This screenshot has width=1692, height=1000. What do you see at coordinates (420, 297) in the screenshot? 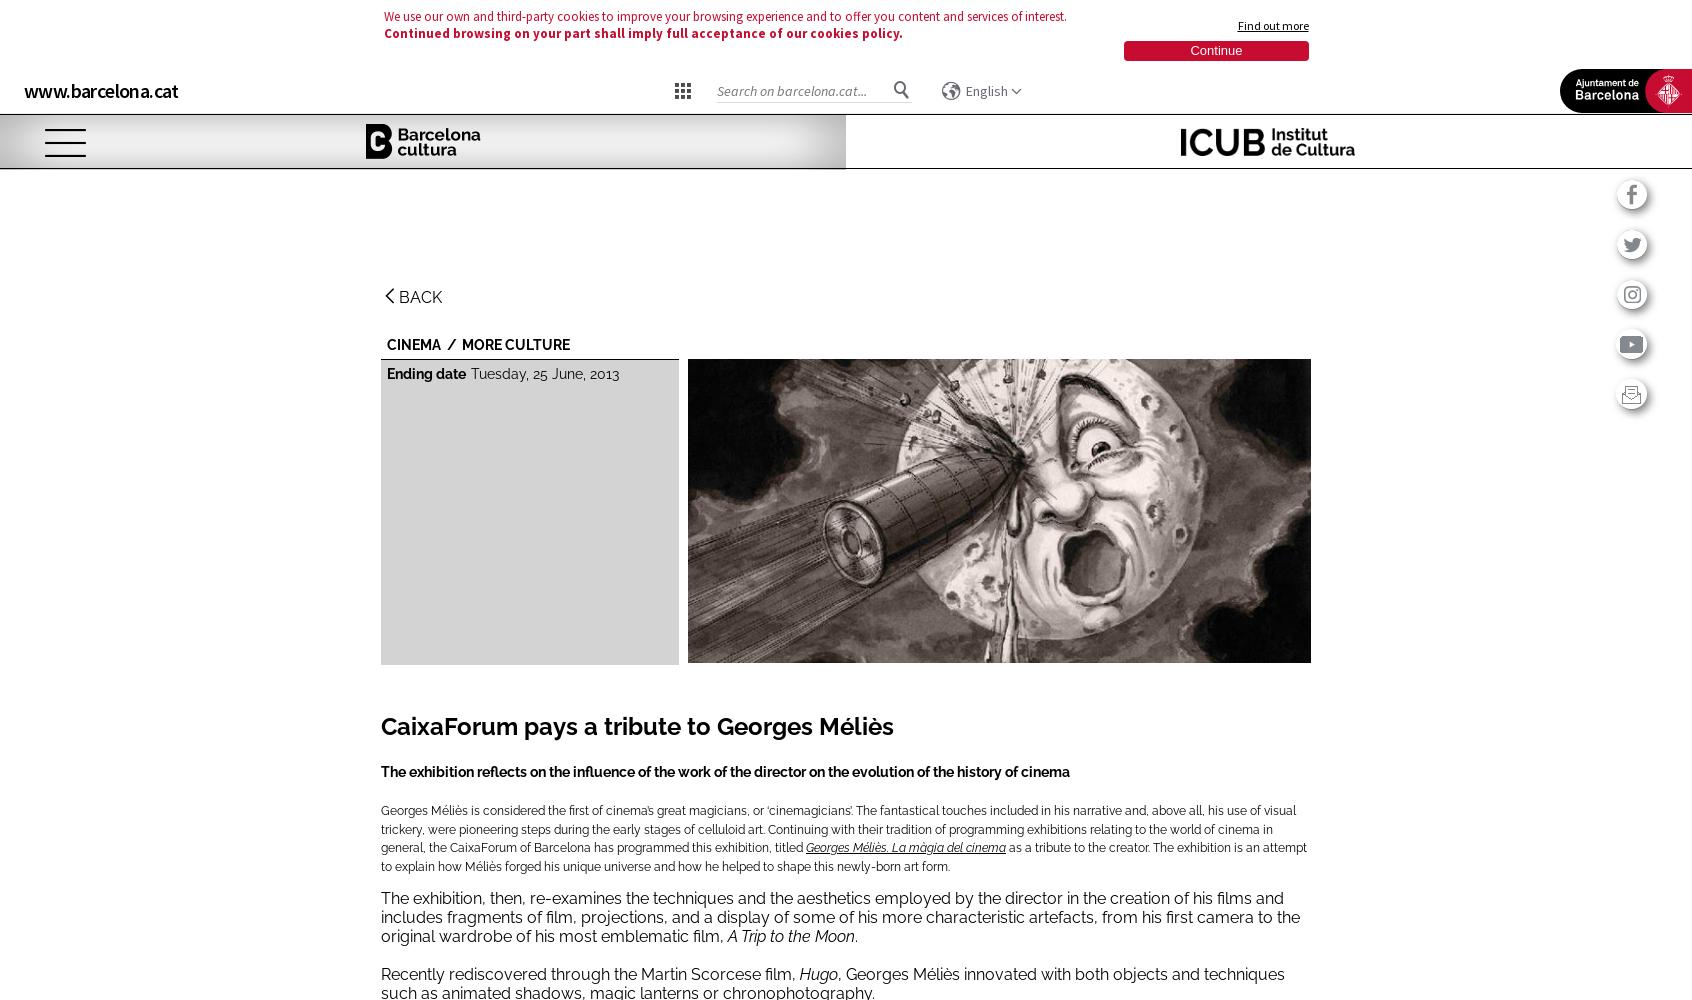
I see `'Back'` at bounding box center [420, 297].